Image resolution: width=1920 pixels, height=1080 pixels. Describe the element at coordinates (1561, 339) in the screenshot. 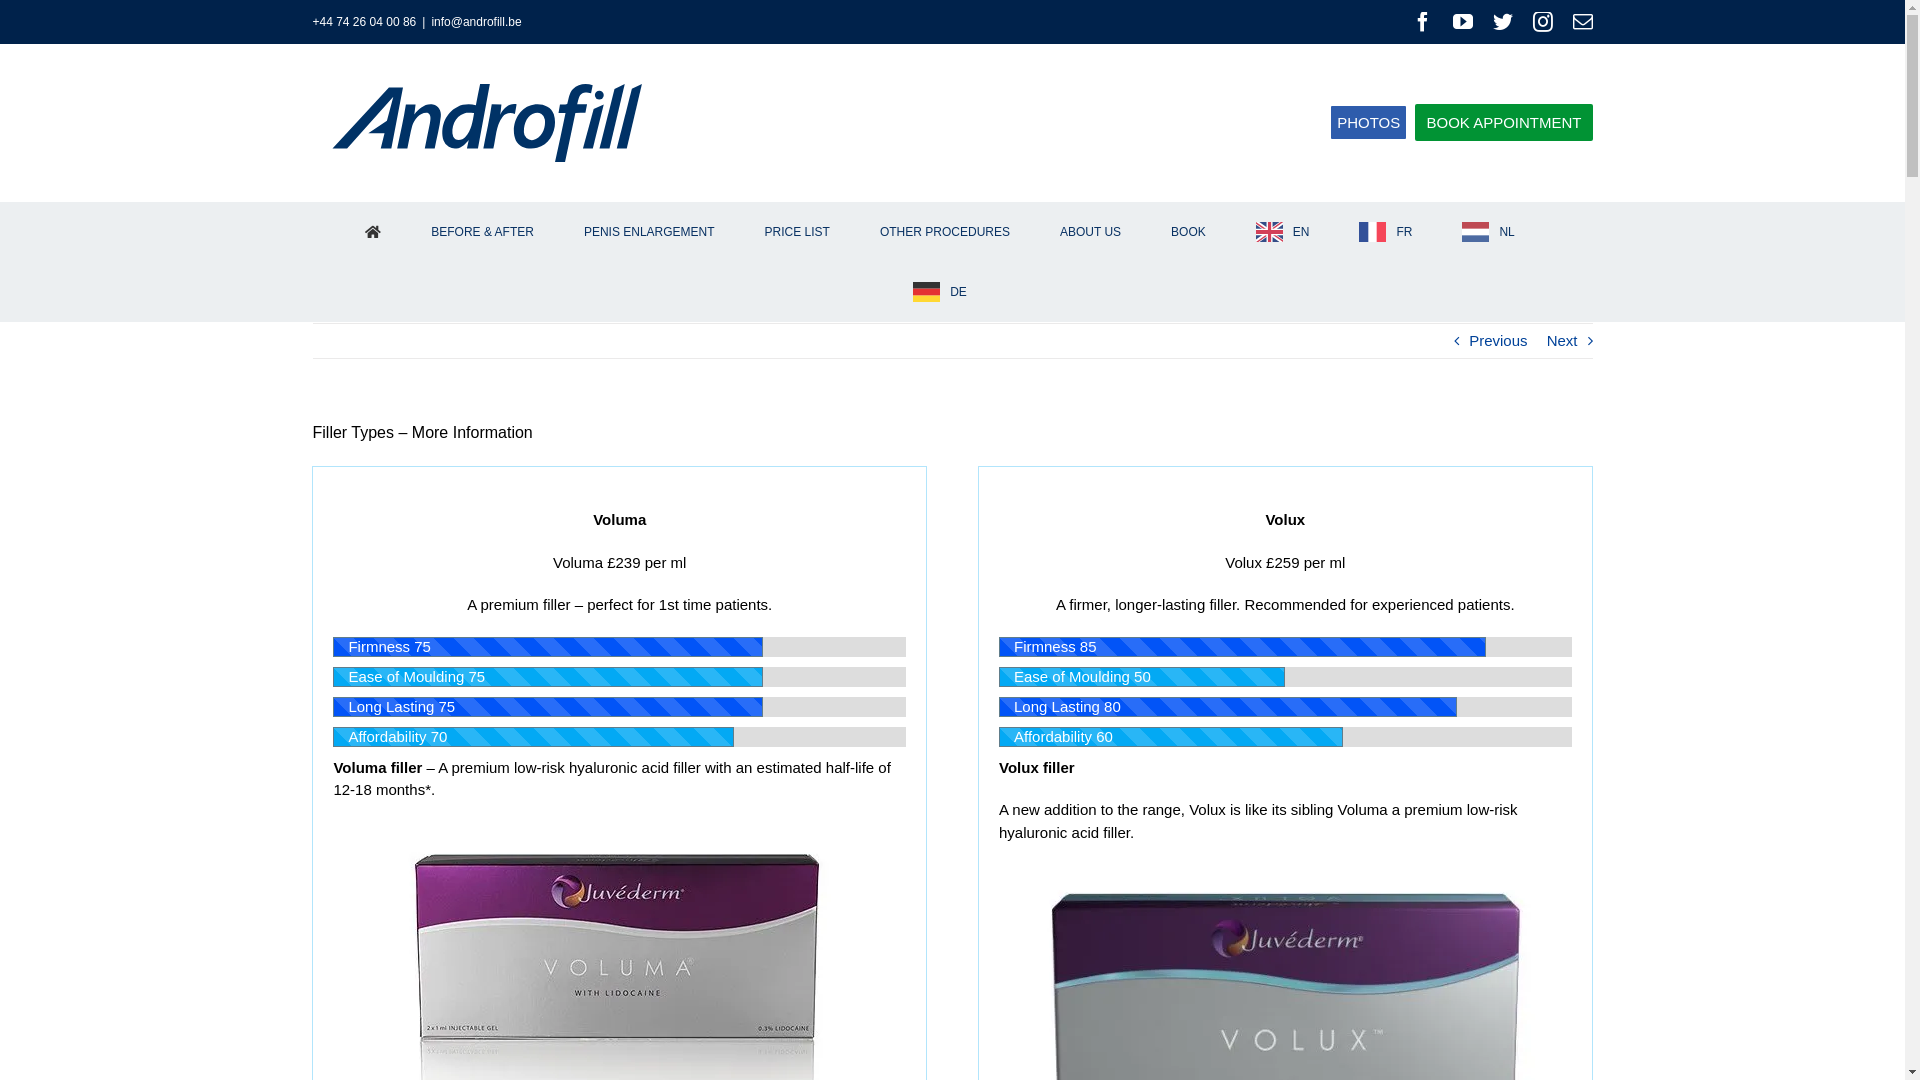

I see `'Next'` at that location.